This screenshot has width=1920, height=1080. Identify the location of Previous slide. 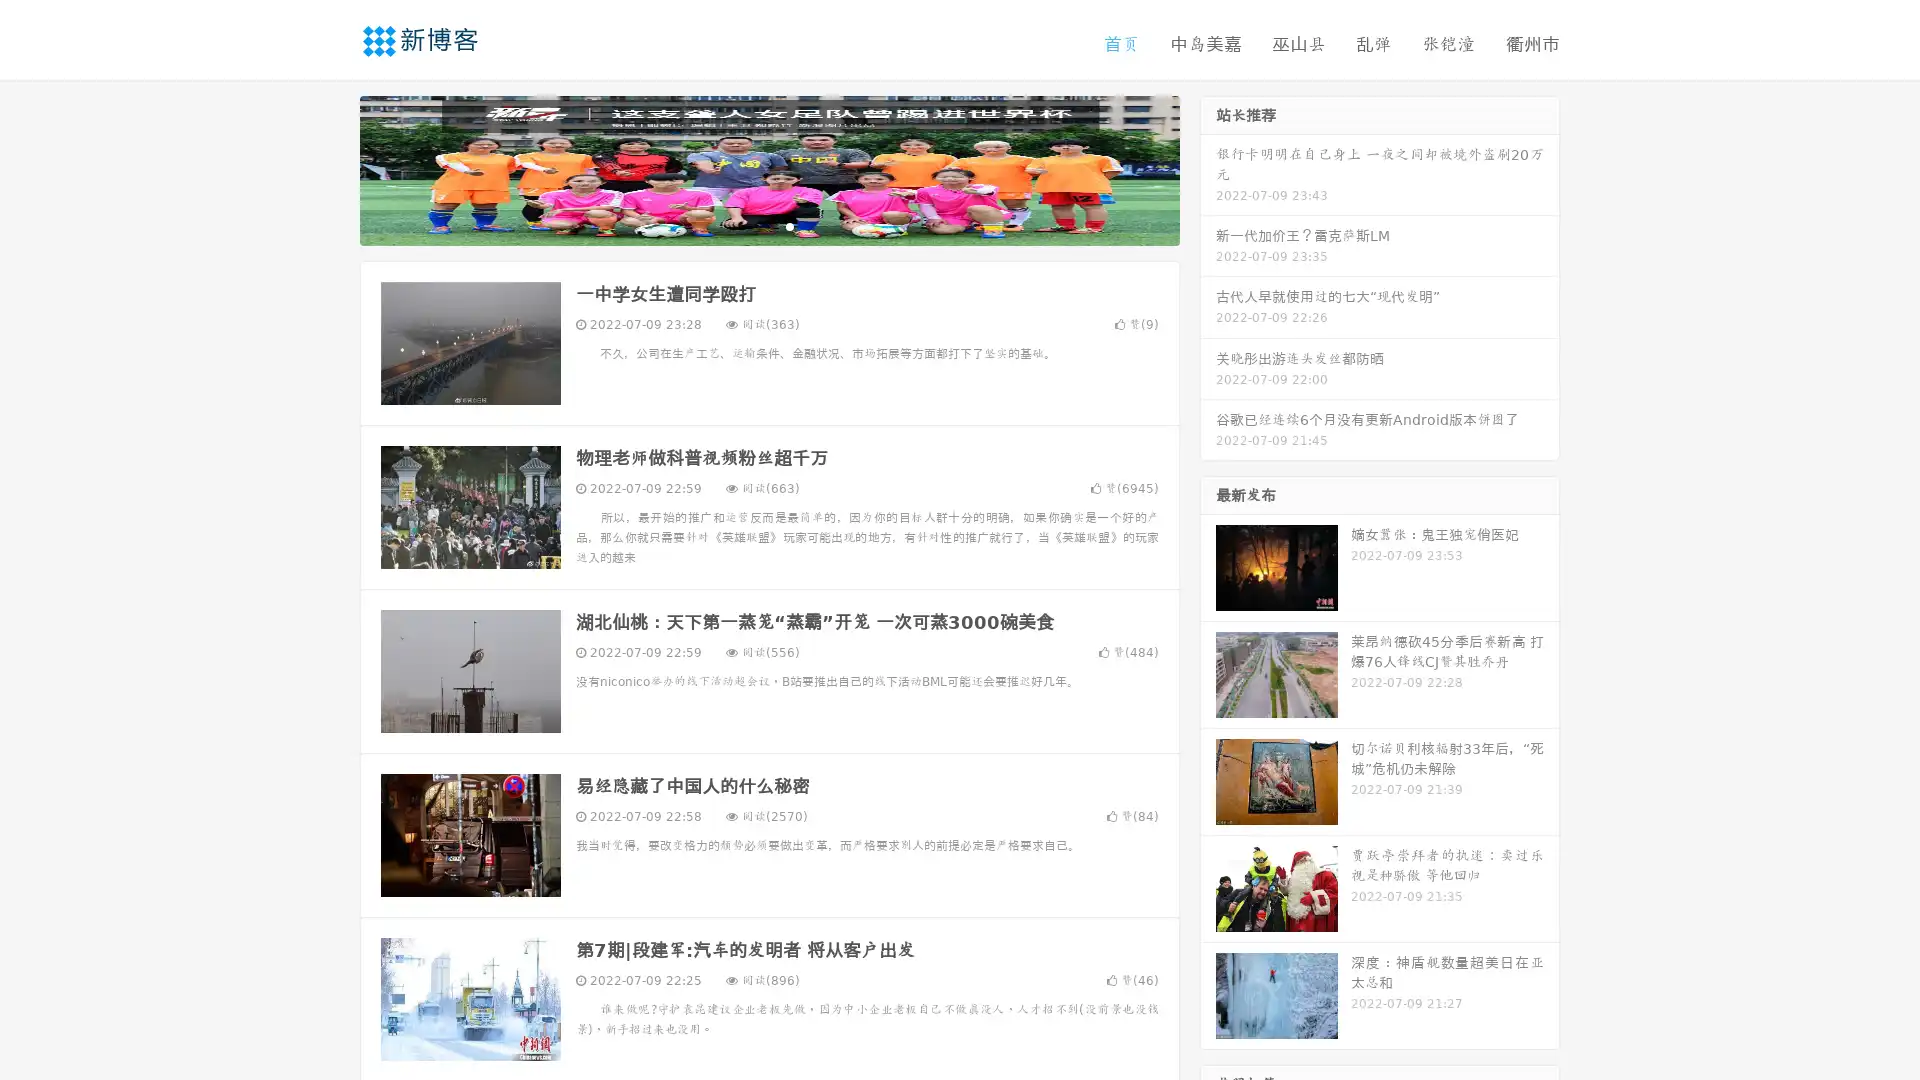
(330, 168).